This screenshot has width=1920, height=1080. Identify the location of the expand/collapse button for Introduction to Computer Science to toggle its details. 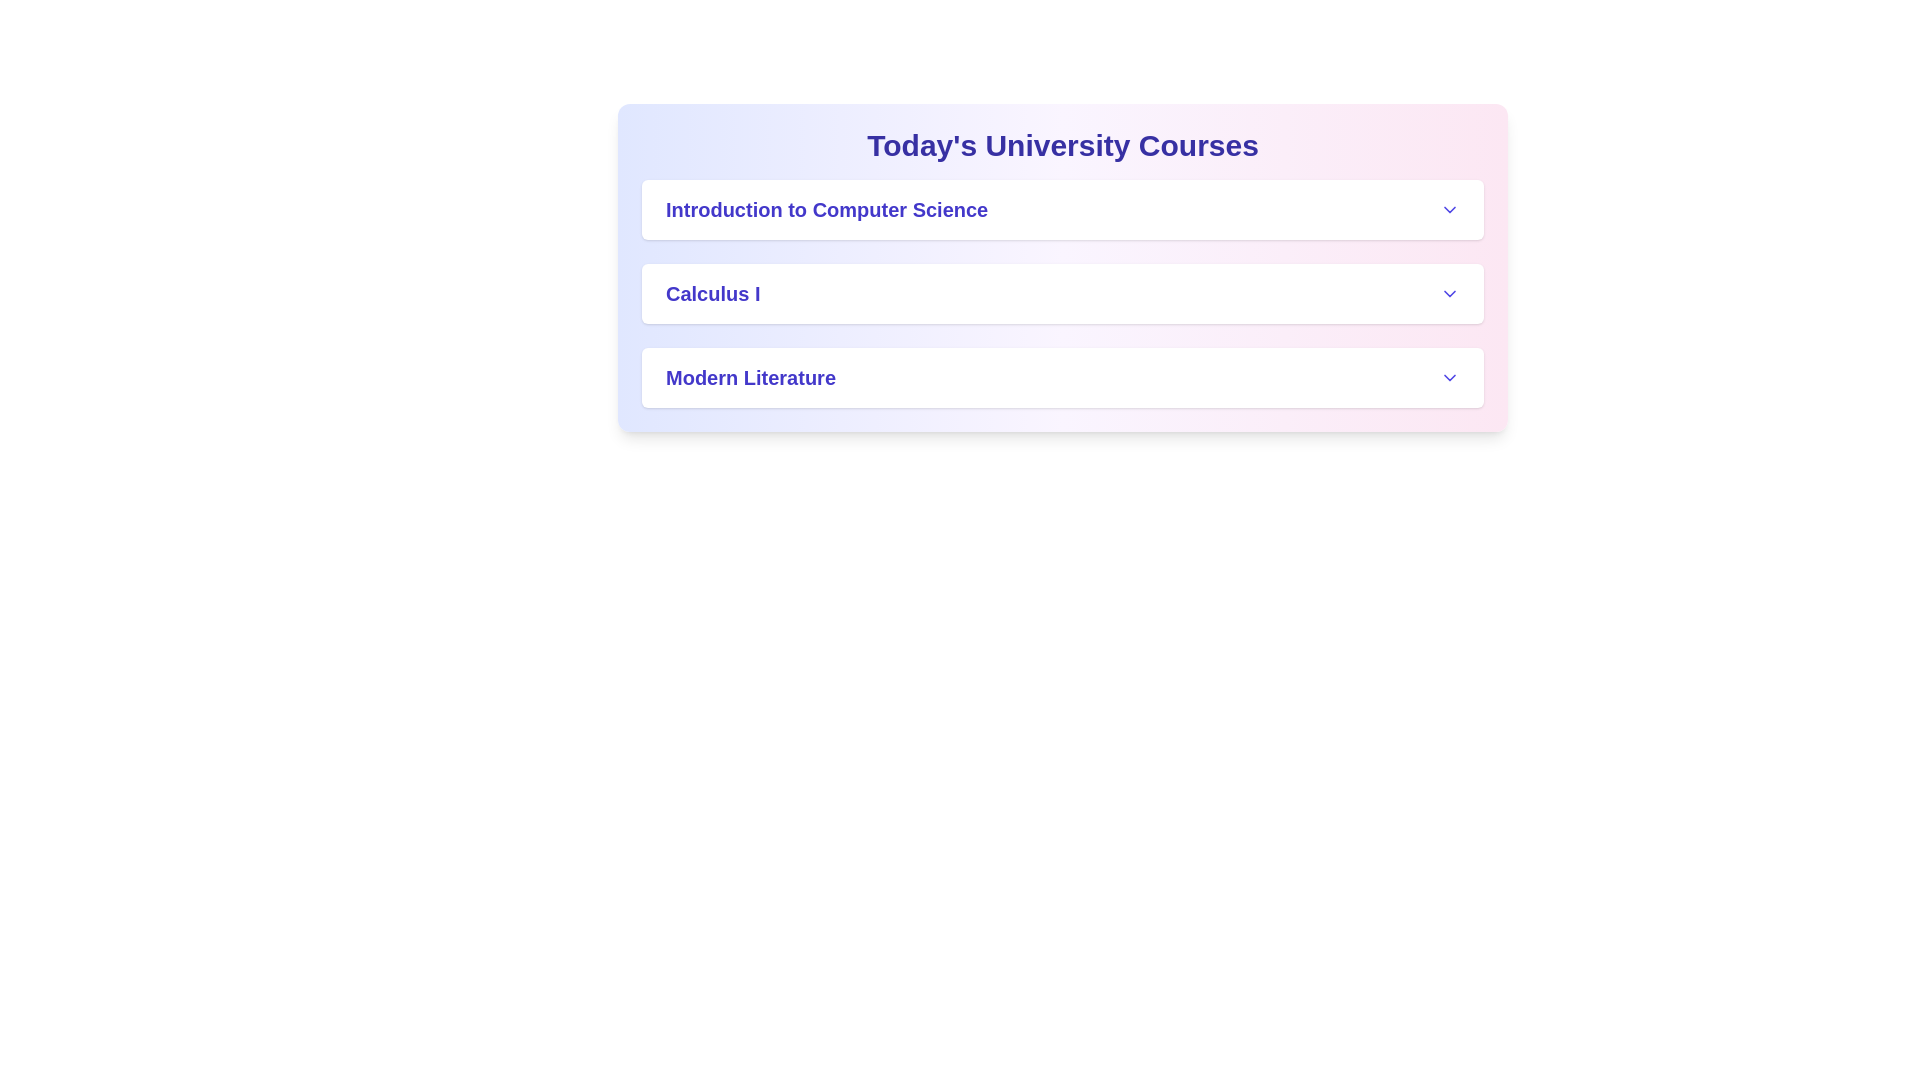
(1449, 209).